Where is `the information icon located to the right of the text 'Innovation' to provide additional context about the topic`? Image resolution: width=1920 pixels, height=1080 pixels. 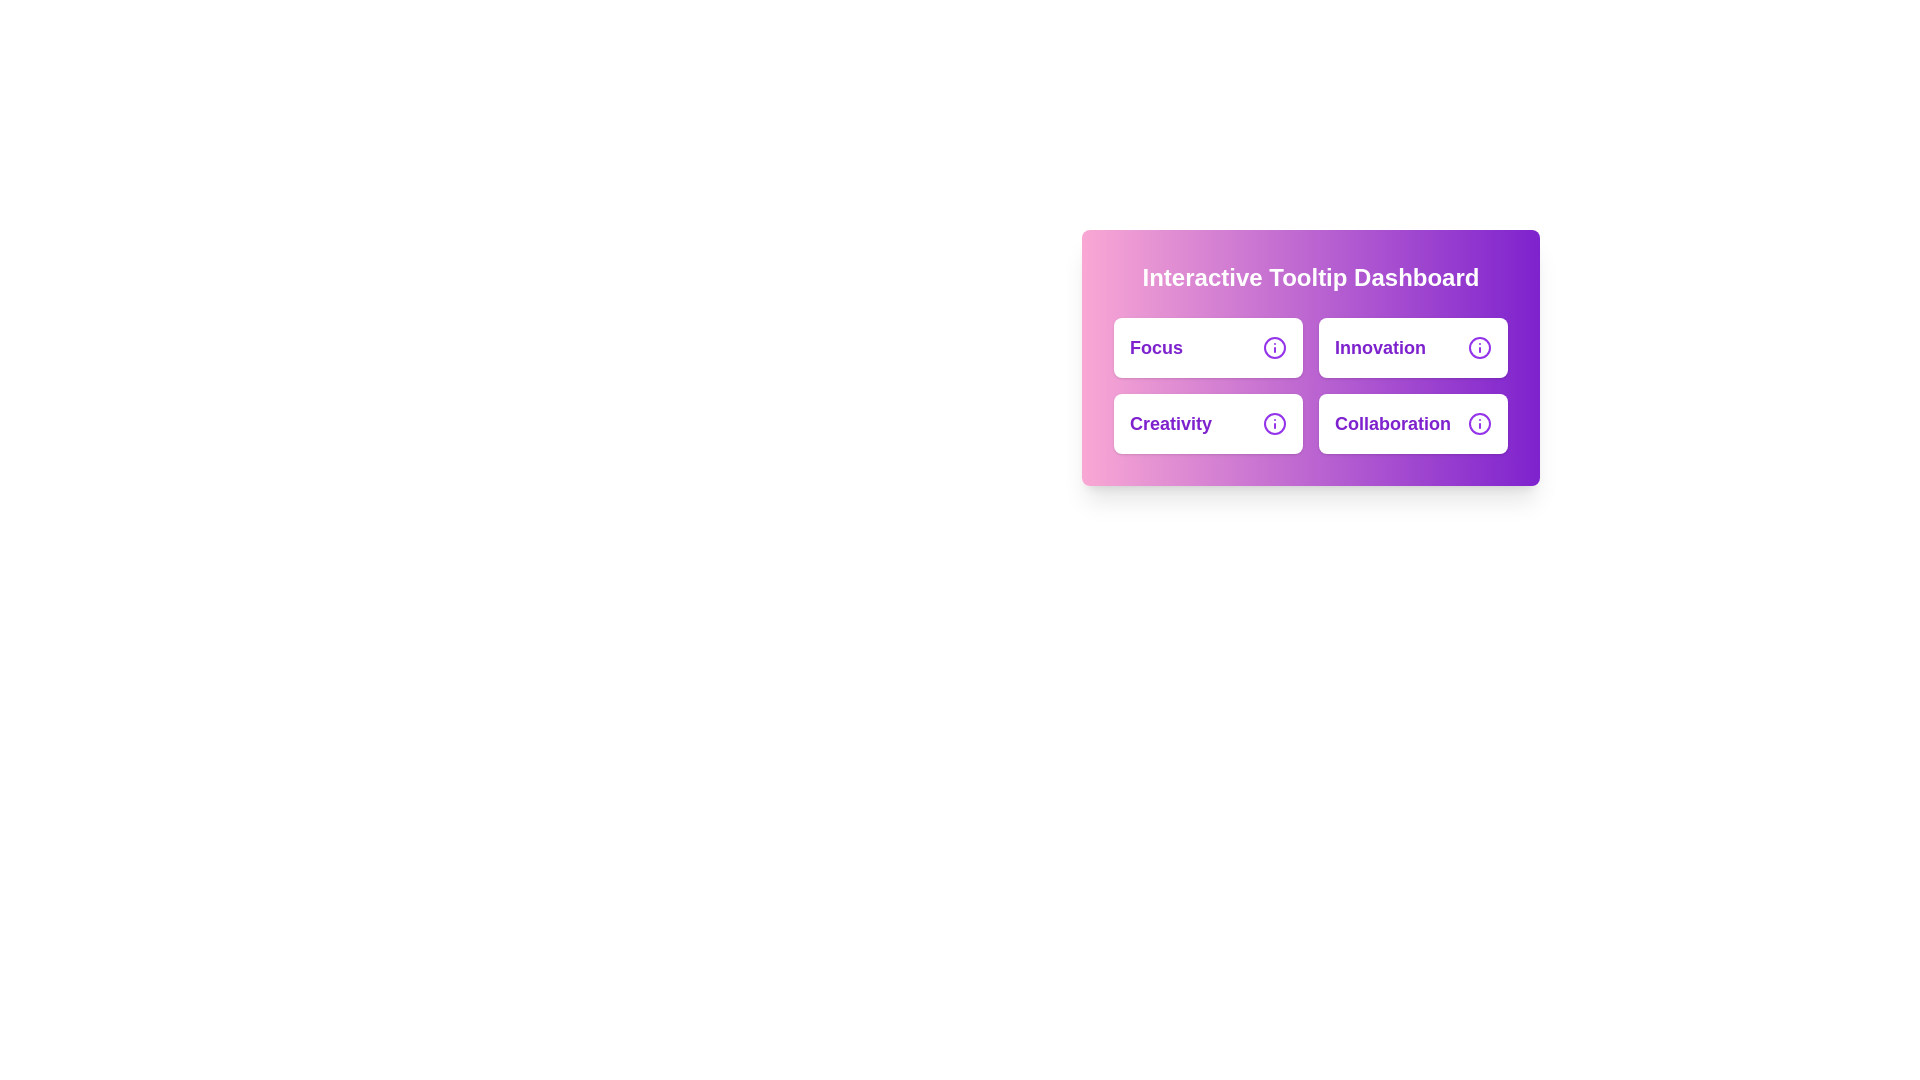 the information icon located to the right of the text 'Innovation' to provide additional context about the topic is located at coordinates (1479, 346).